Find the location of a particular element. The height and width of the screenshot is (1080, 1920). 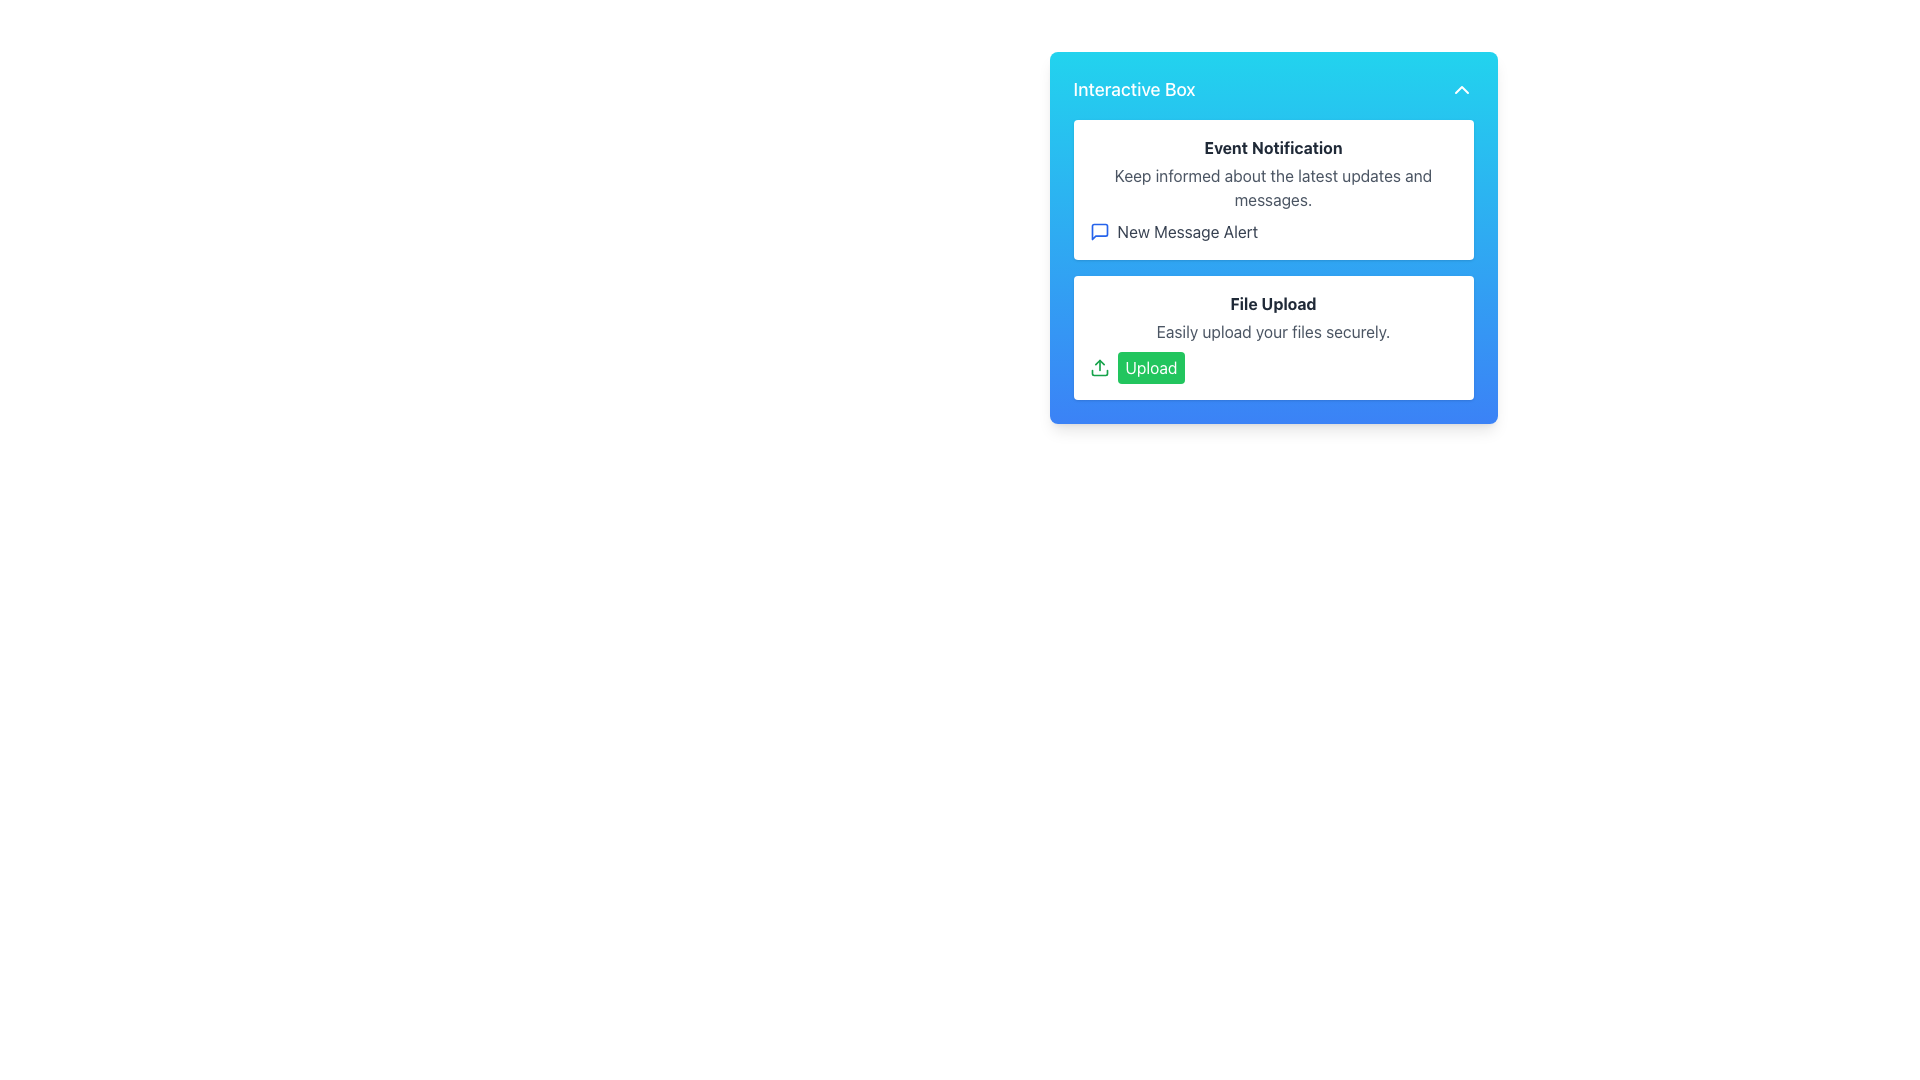

the 'New Message Alert' in the 'Event Notification' section of the composite UI element is located at coordinates (1272, 258).